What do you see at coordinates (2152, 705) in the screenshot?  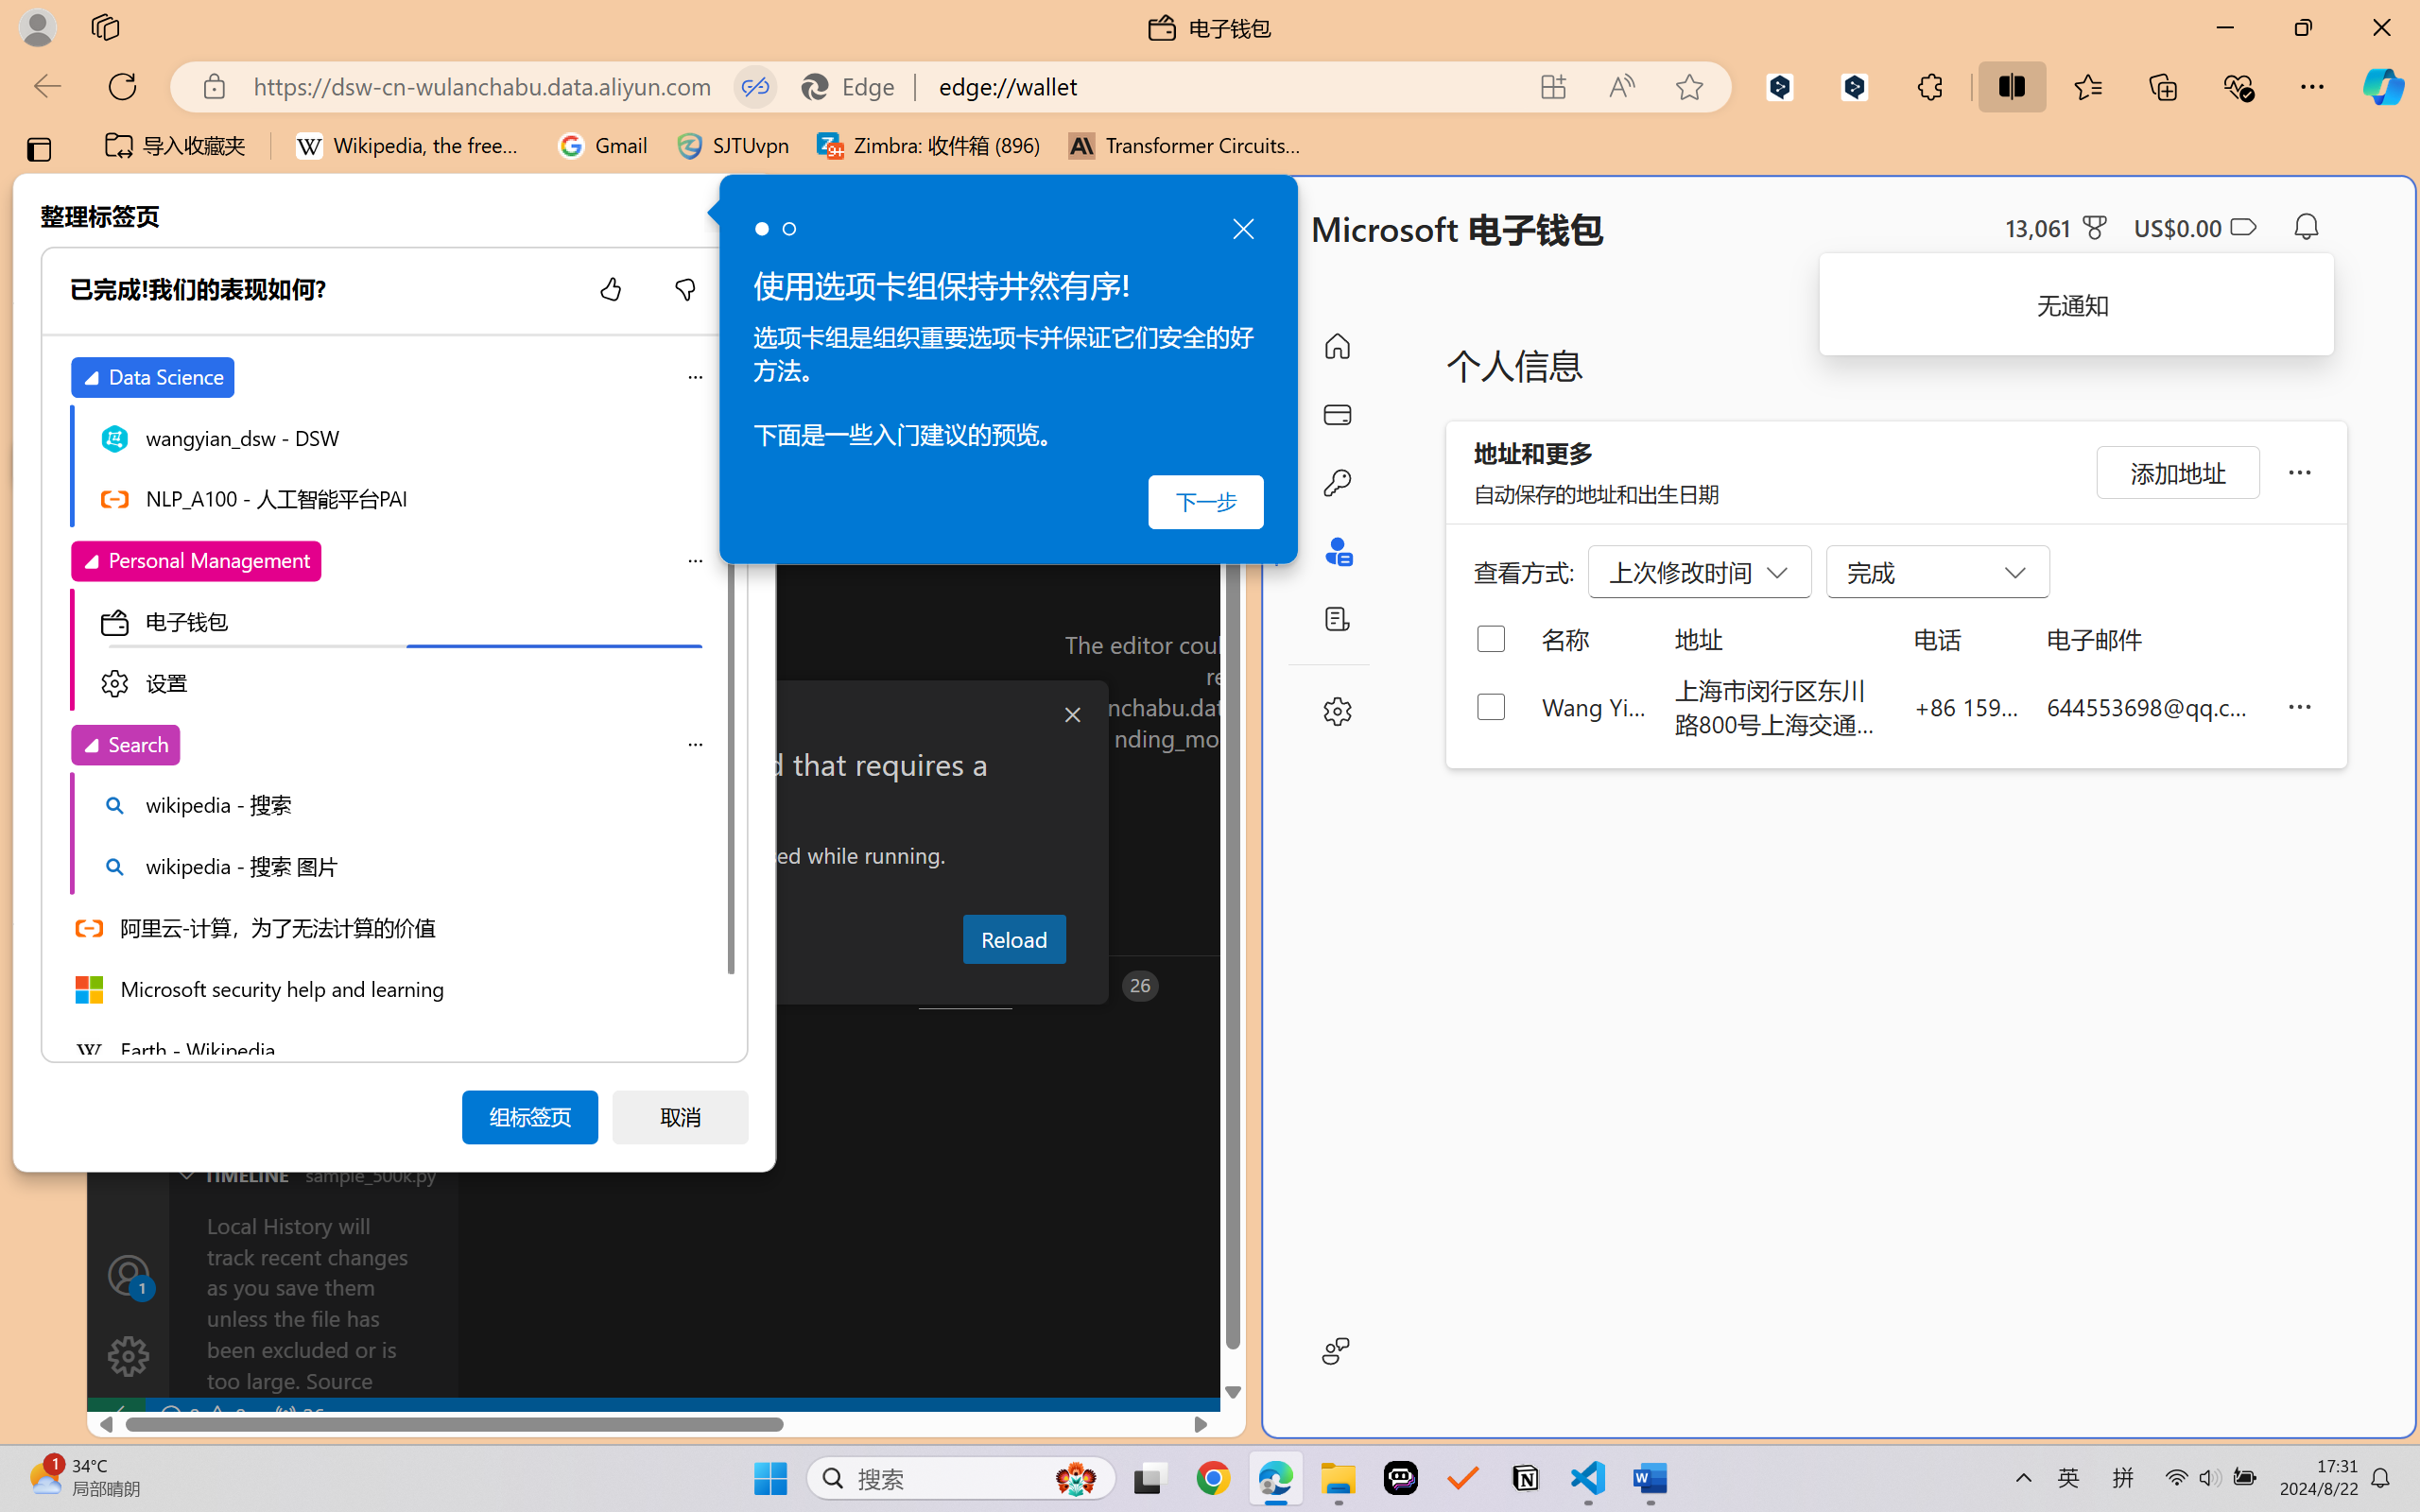 I see `'644553698@qq.com'` at bounding box center [2152, 705].